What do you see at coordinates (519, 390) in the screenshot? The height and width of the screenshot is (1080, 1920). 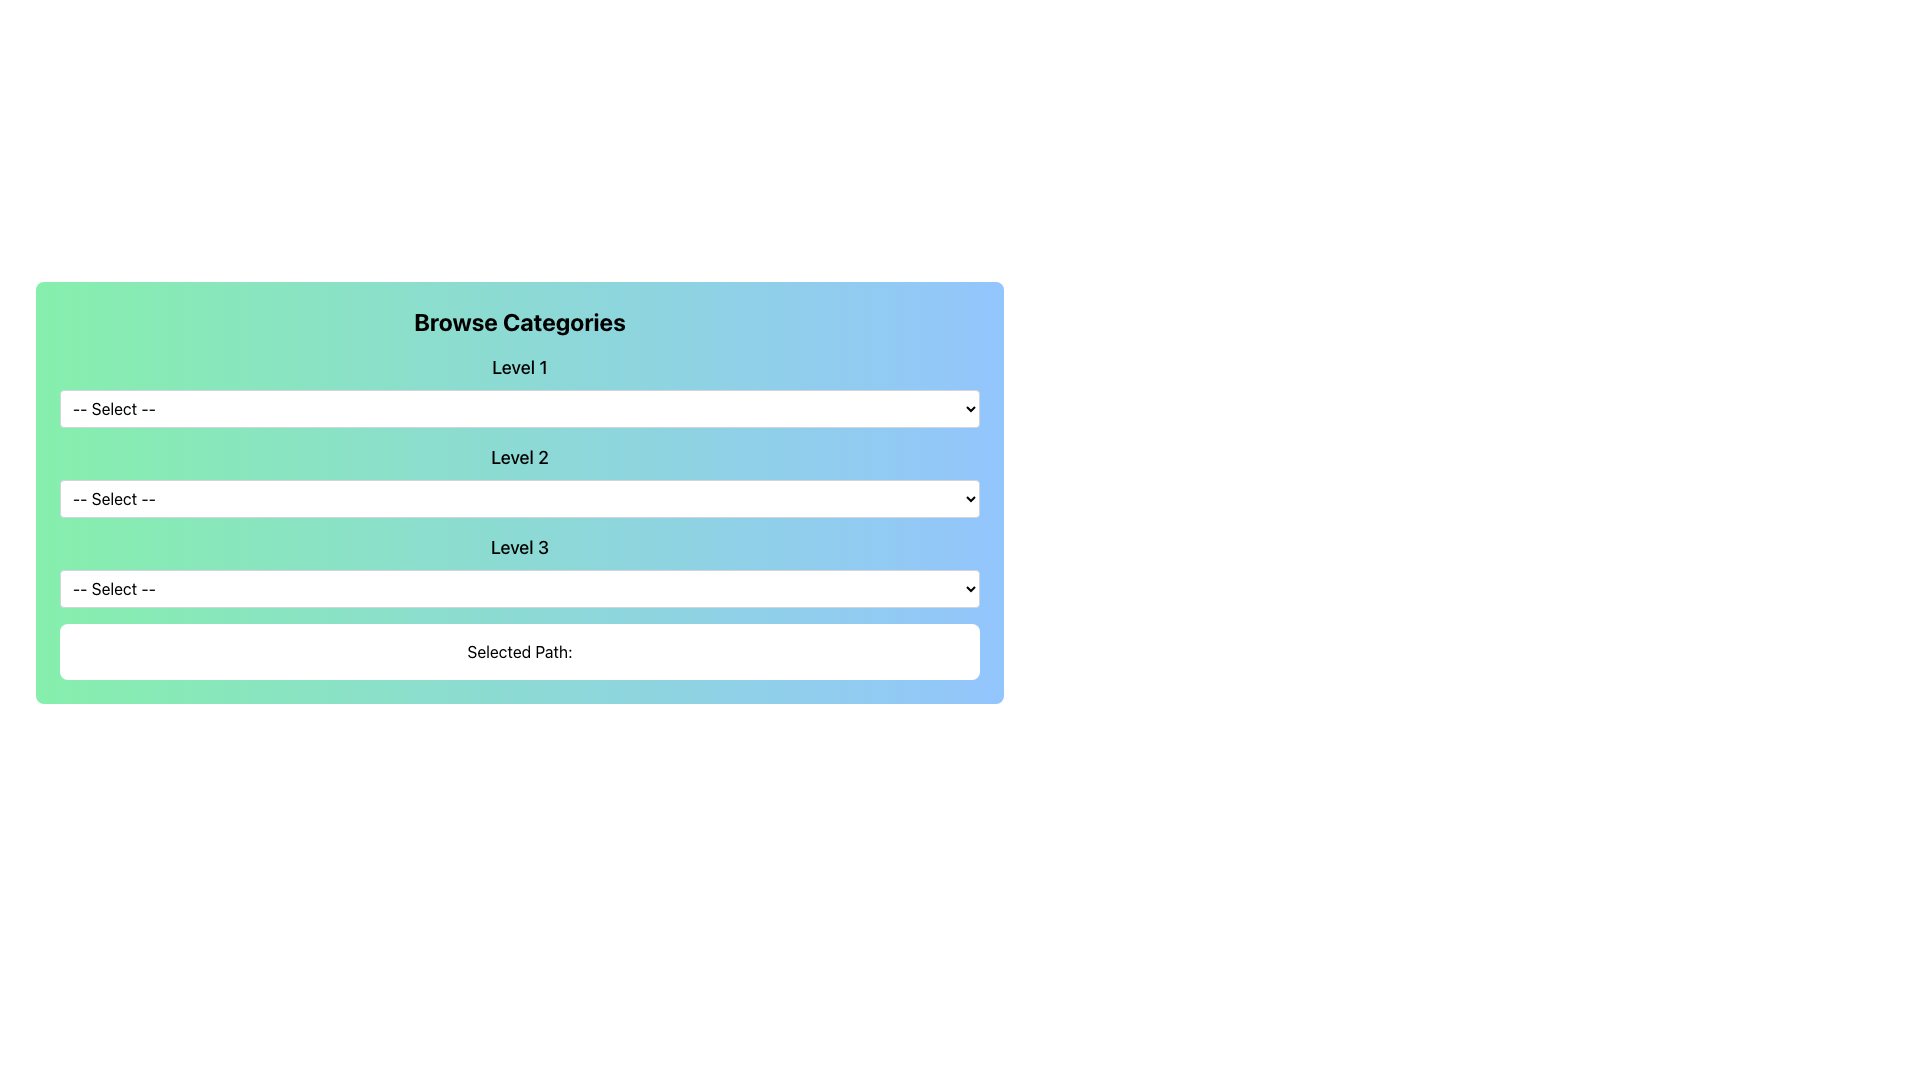 I see `the dropdown menu labeled 'Level 1'` at bounding box center [519, 390].